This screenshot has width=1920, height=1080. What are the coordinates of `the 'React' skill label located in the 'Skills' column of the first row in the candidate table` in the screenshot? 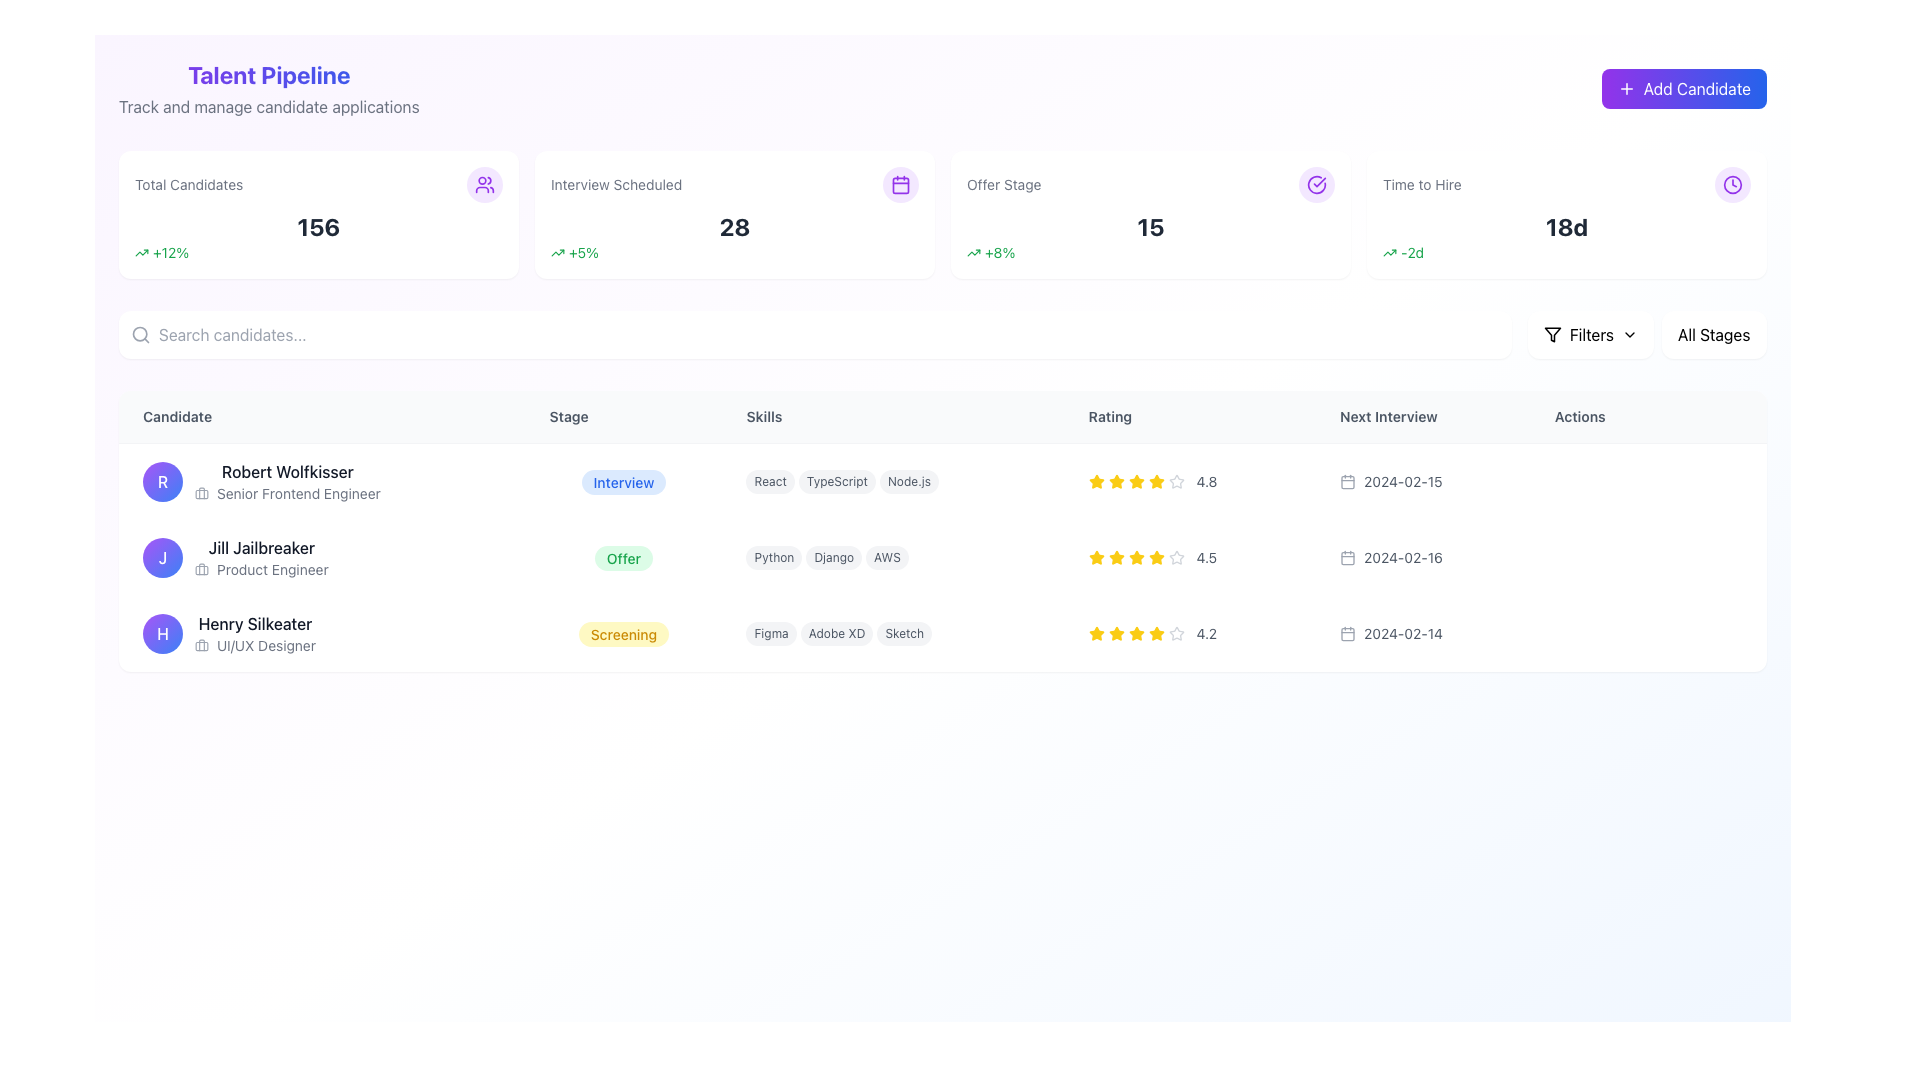 It's located at (769, 482).